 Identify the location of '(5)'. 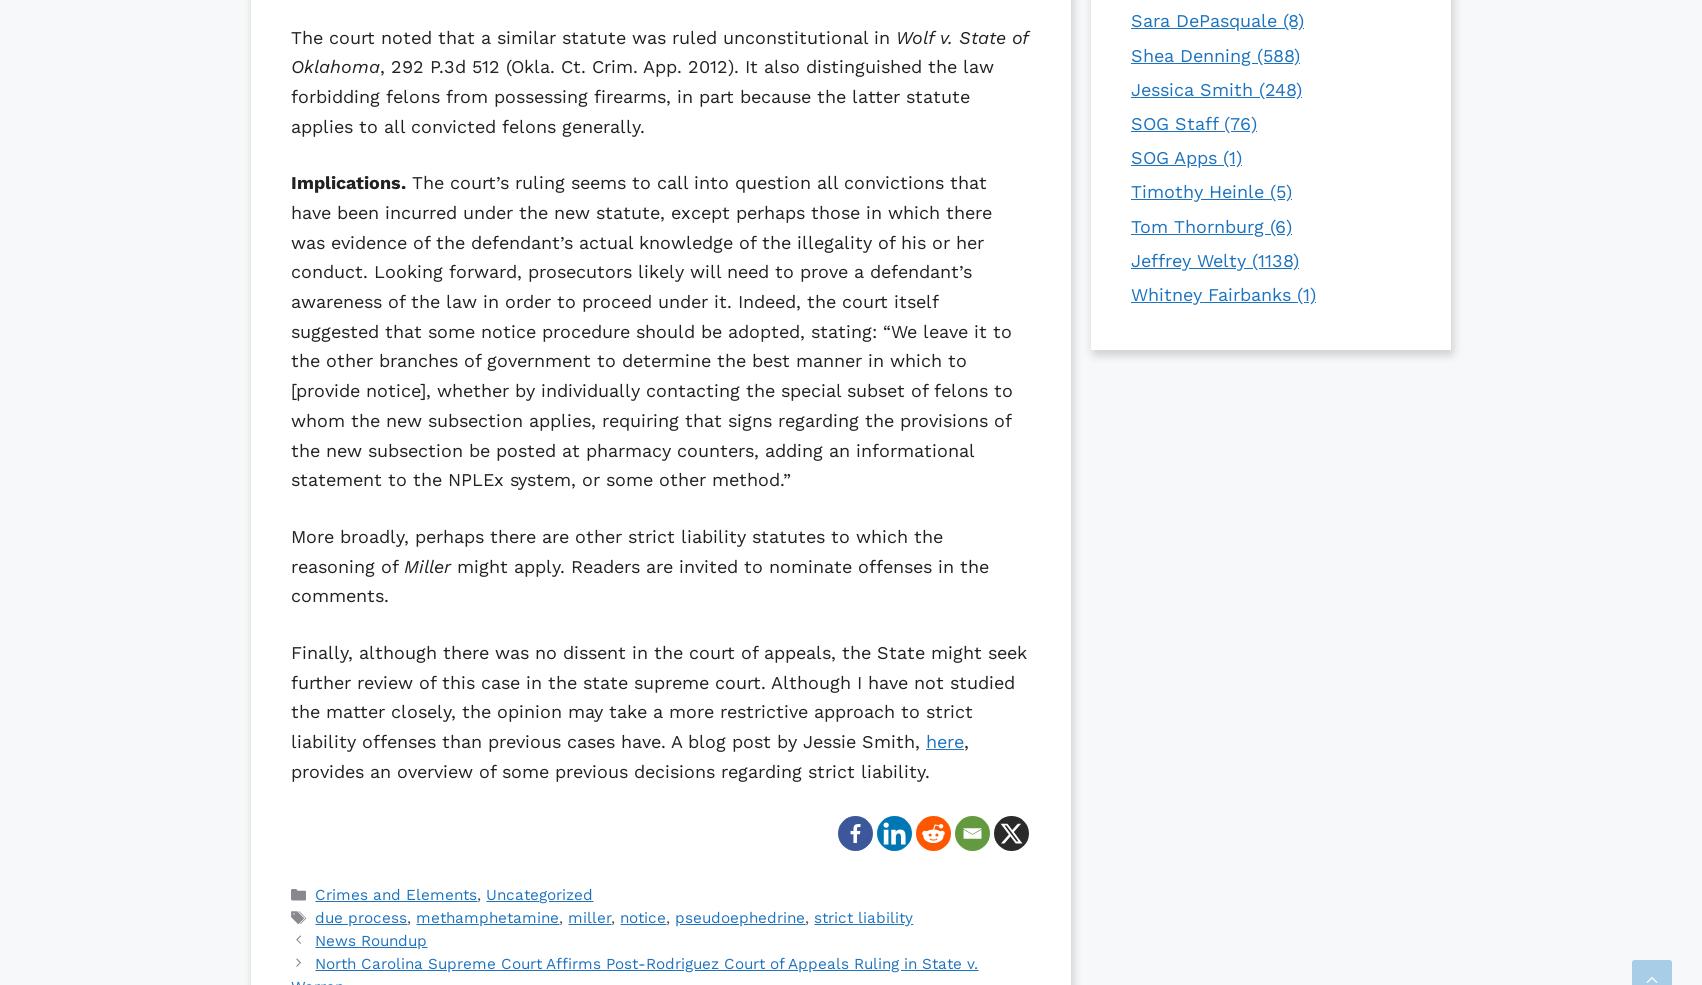
(1279, 191).